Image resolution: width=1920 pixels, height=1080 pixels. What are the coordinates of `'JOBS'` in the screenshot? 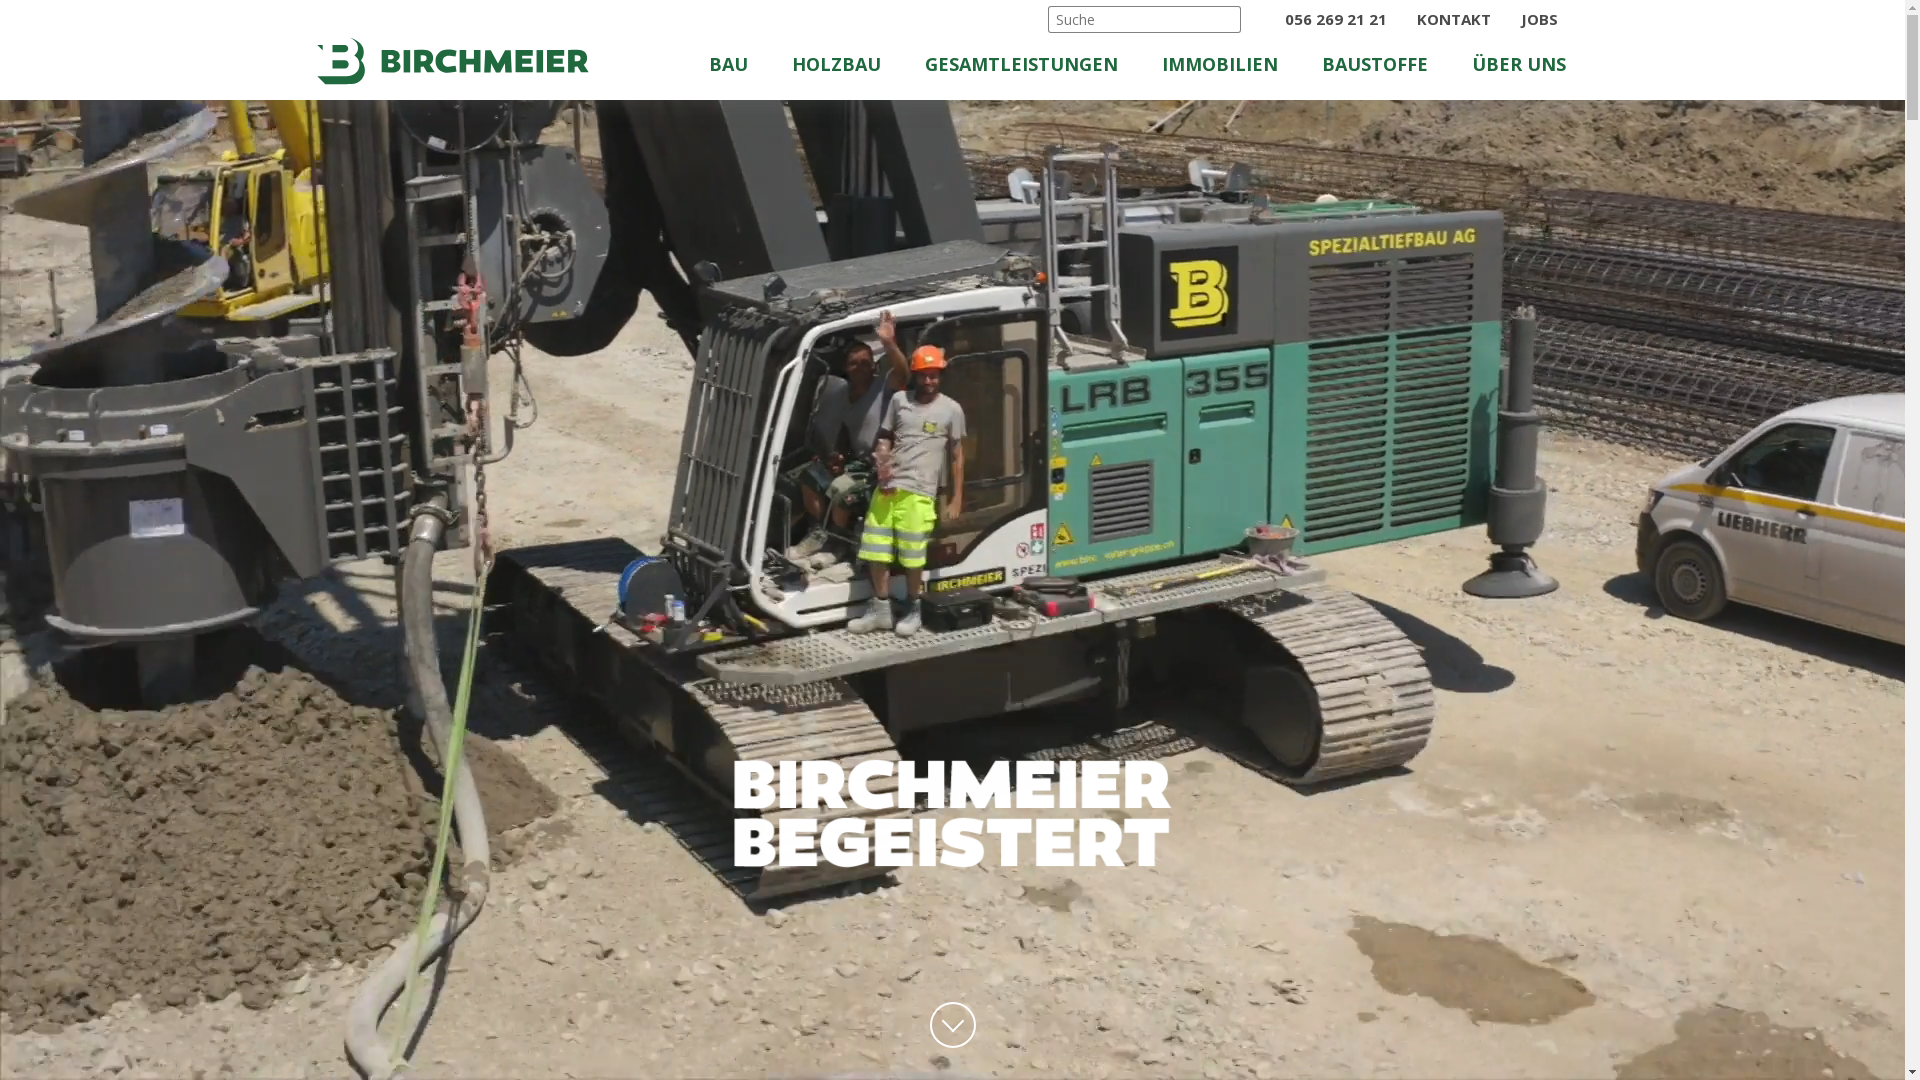 It's located at (1538, 19).